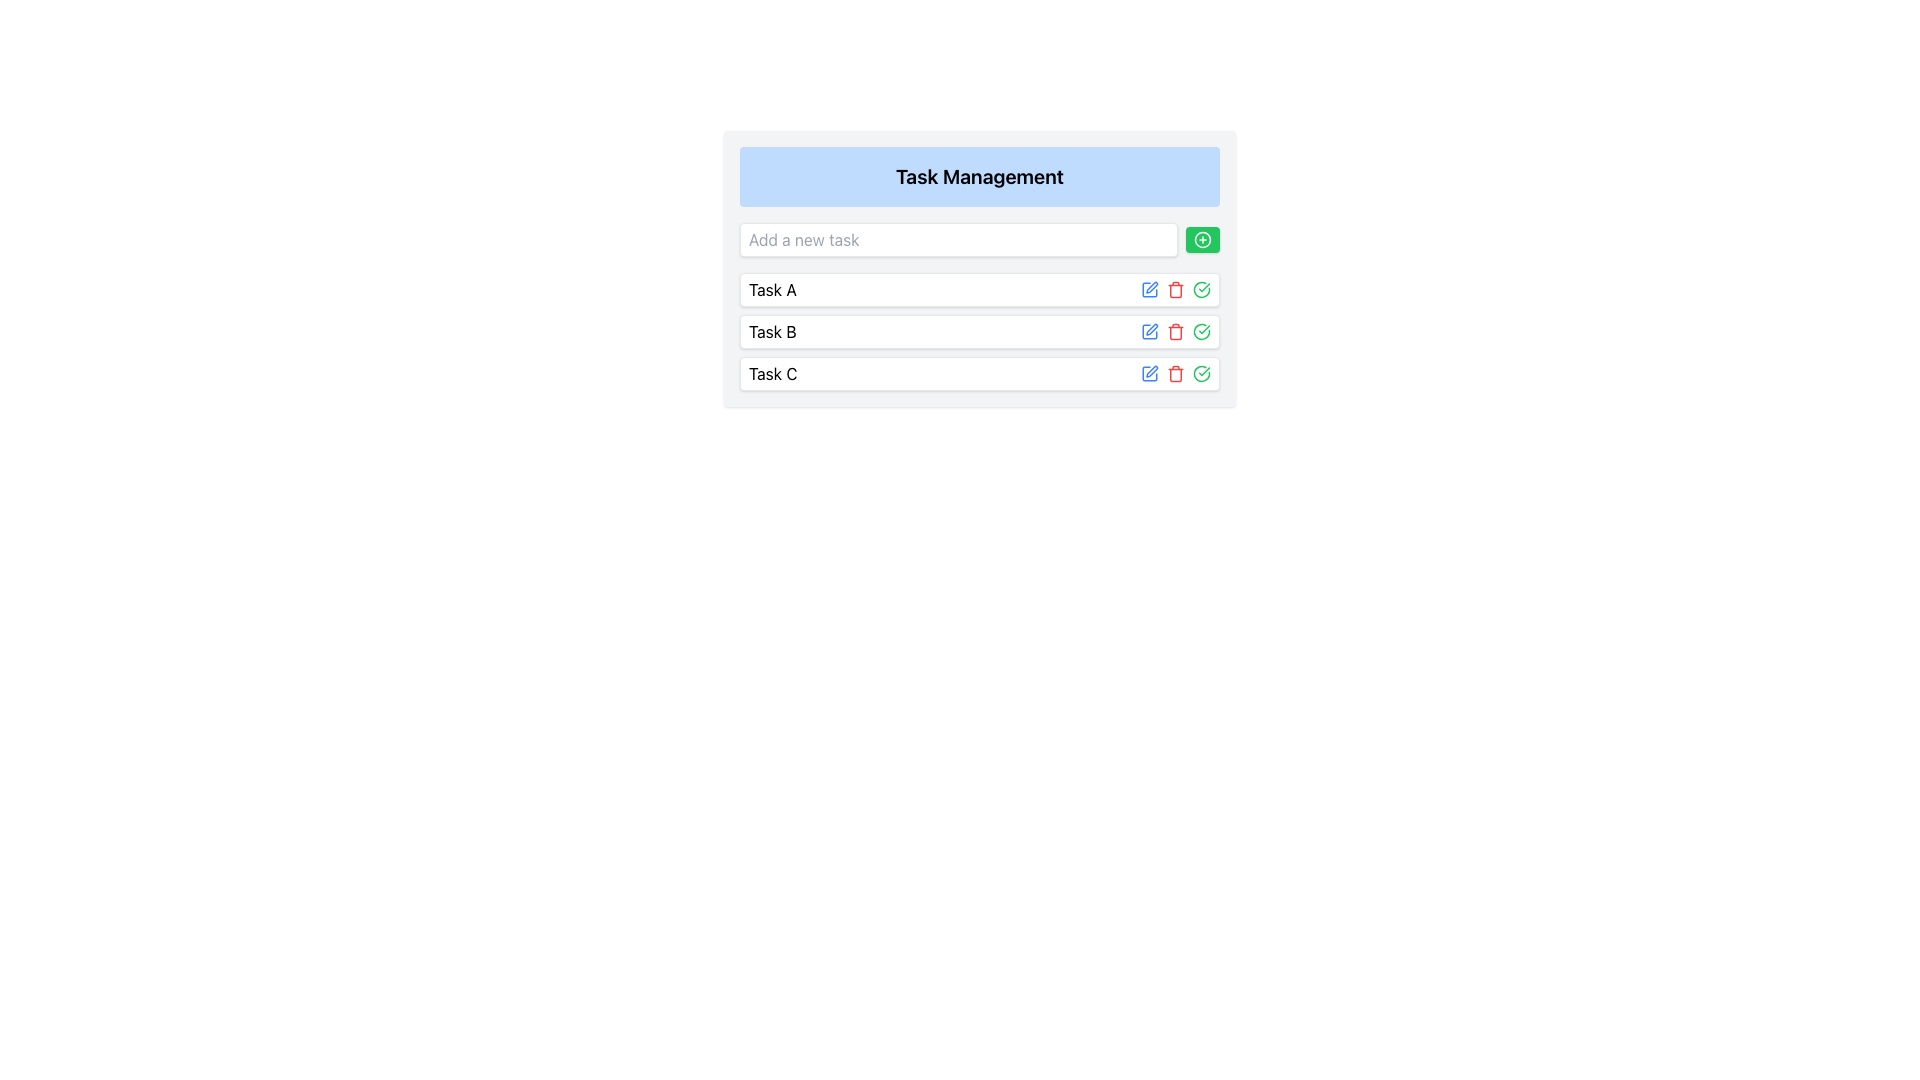 The width and height of the screenshot is (1920, 1080). What do you see at coordinates (1200, 374) in the screenshot?
I see `the confirmation button located on the right side of the third row associated with Task C in the task management section` at bounding box center [1200, 374].